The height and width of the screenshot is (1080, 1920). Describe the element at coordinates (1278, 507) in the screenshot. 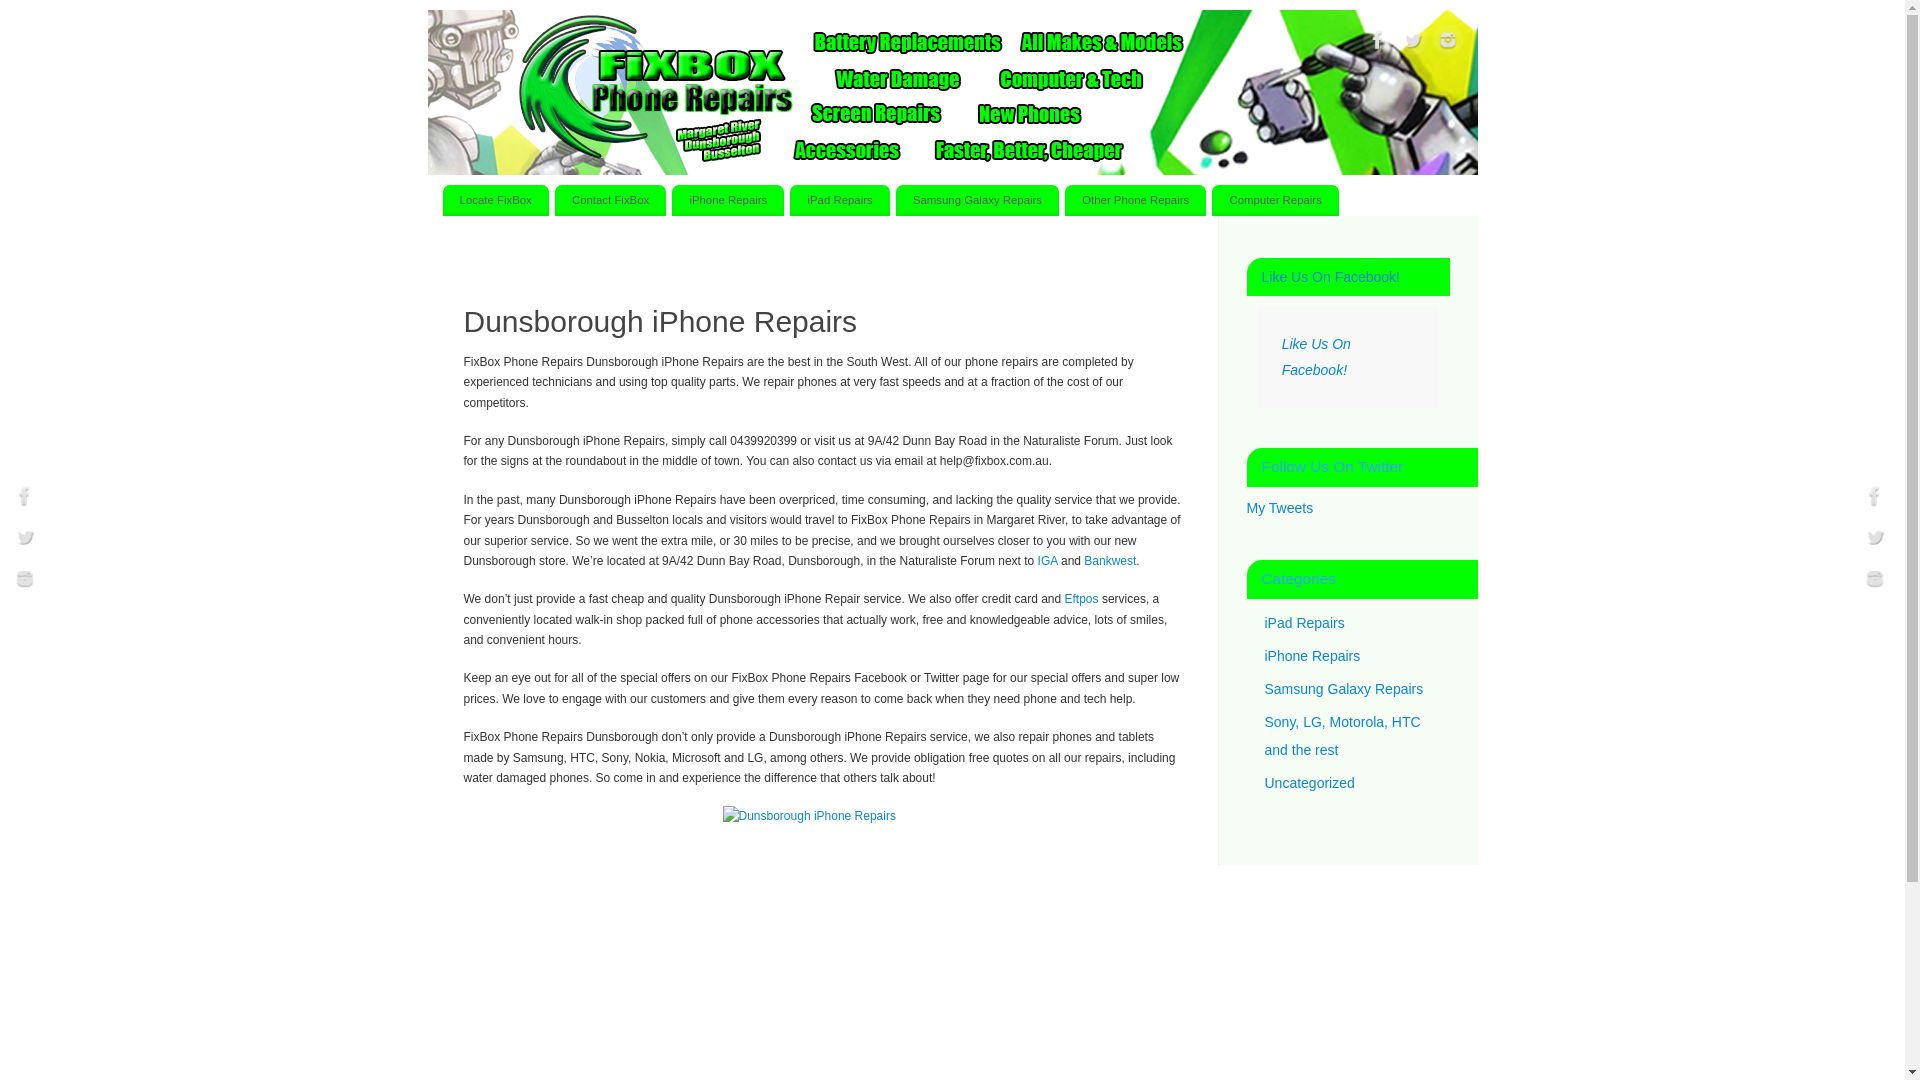

I see `'My Tweets'` at that location.